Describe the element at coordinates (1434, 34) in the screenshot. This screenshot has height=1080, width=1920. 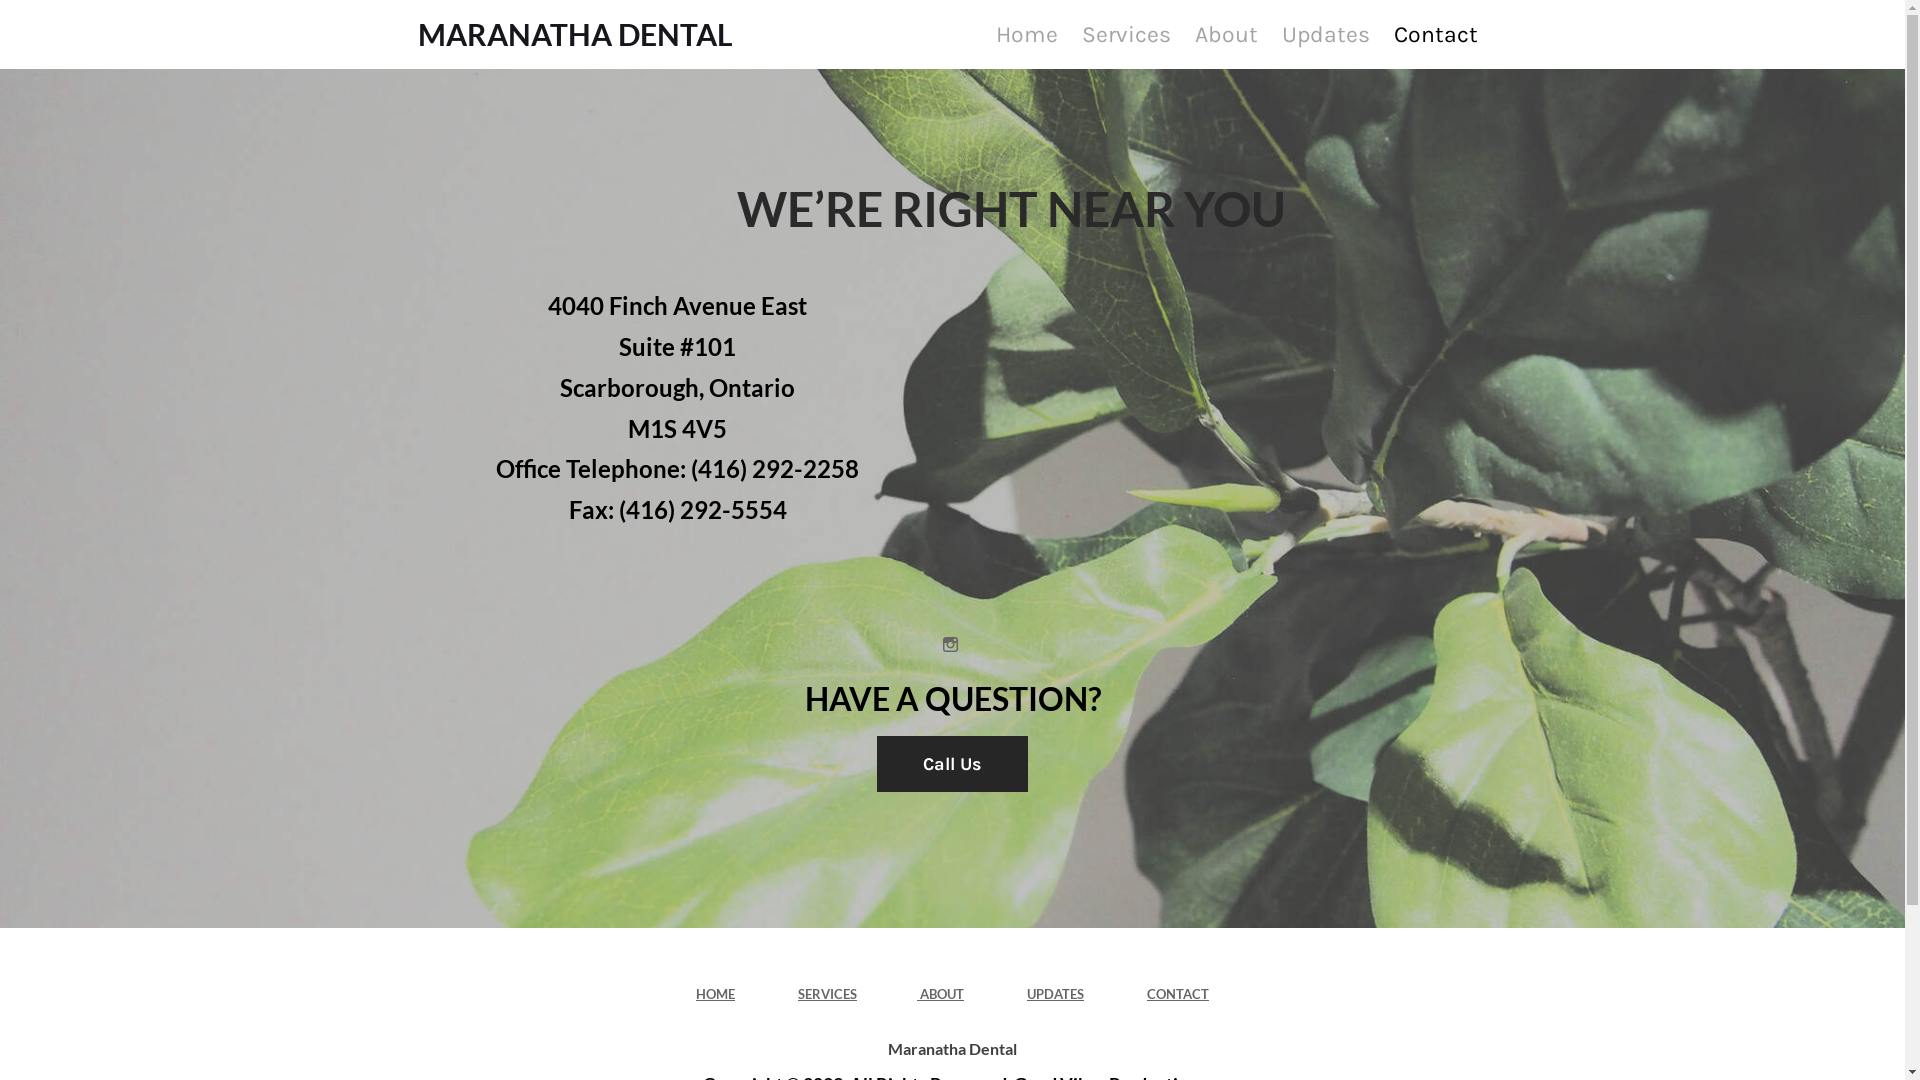
I see `'Contact'` at that location.